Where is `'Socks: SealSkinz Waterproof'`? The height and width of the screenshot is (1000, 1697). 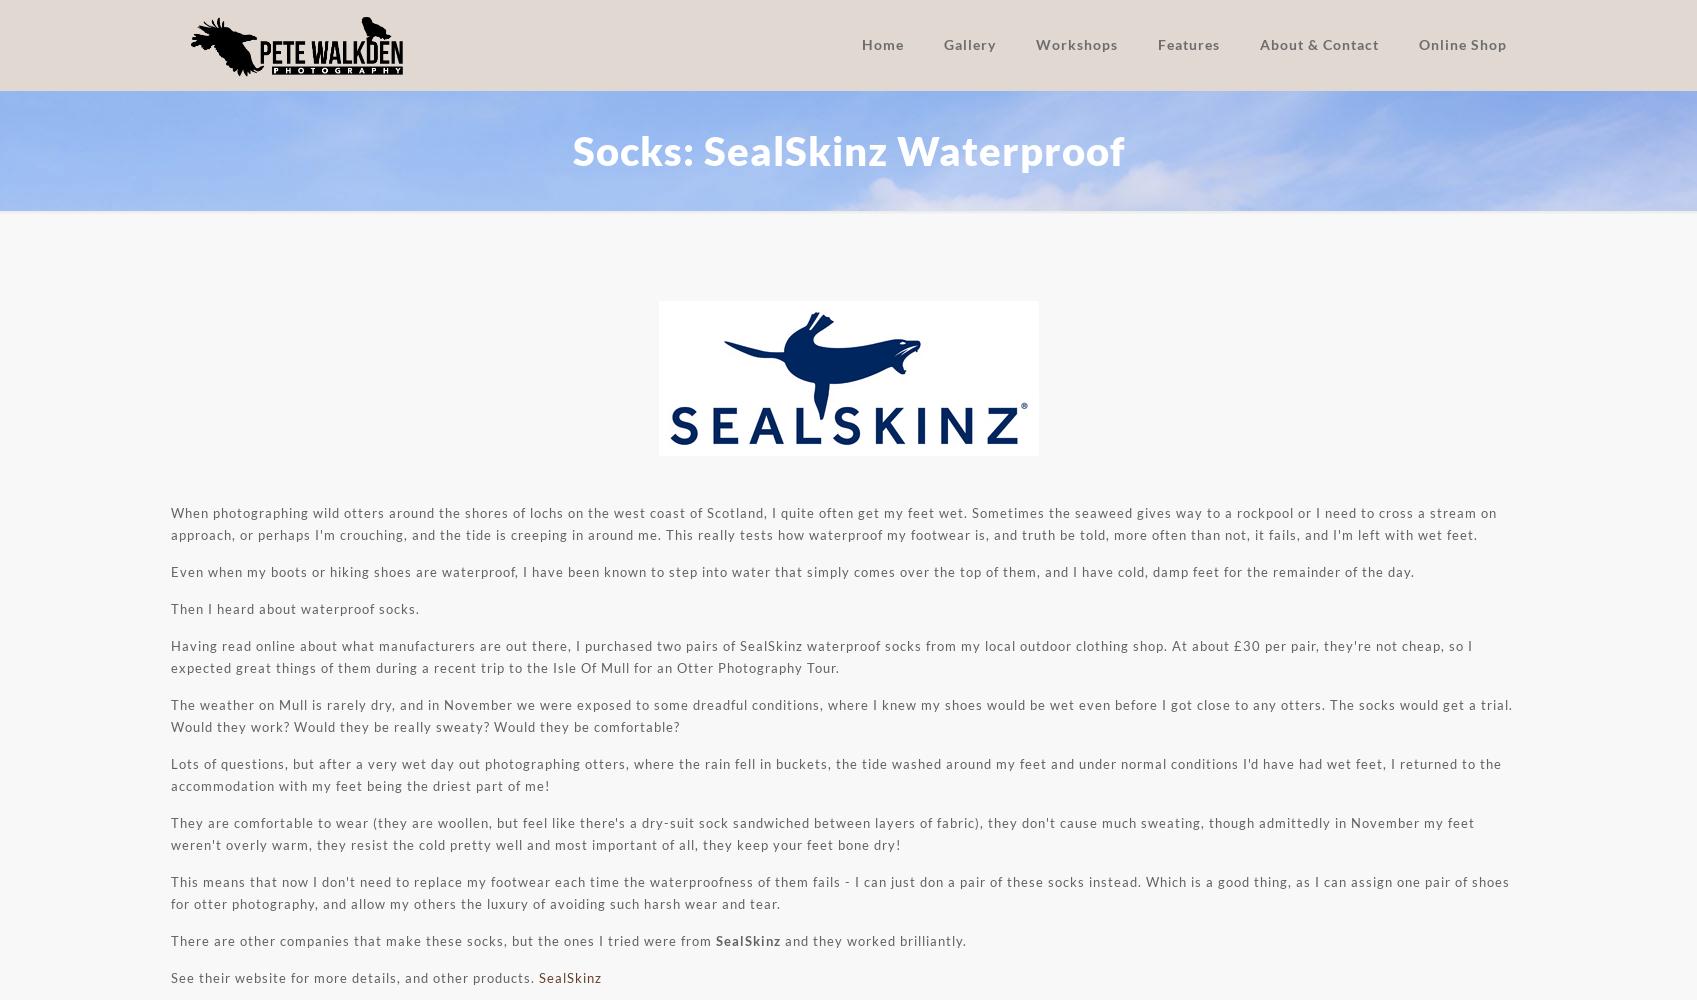 'Socks: SealSkinz Waterproof' is located at coordinates (847, 151).